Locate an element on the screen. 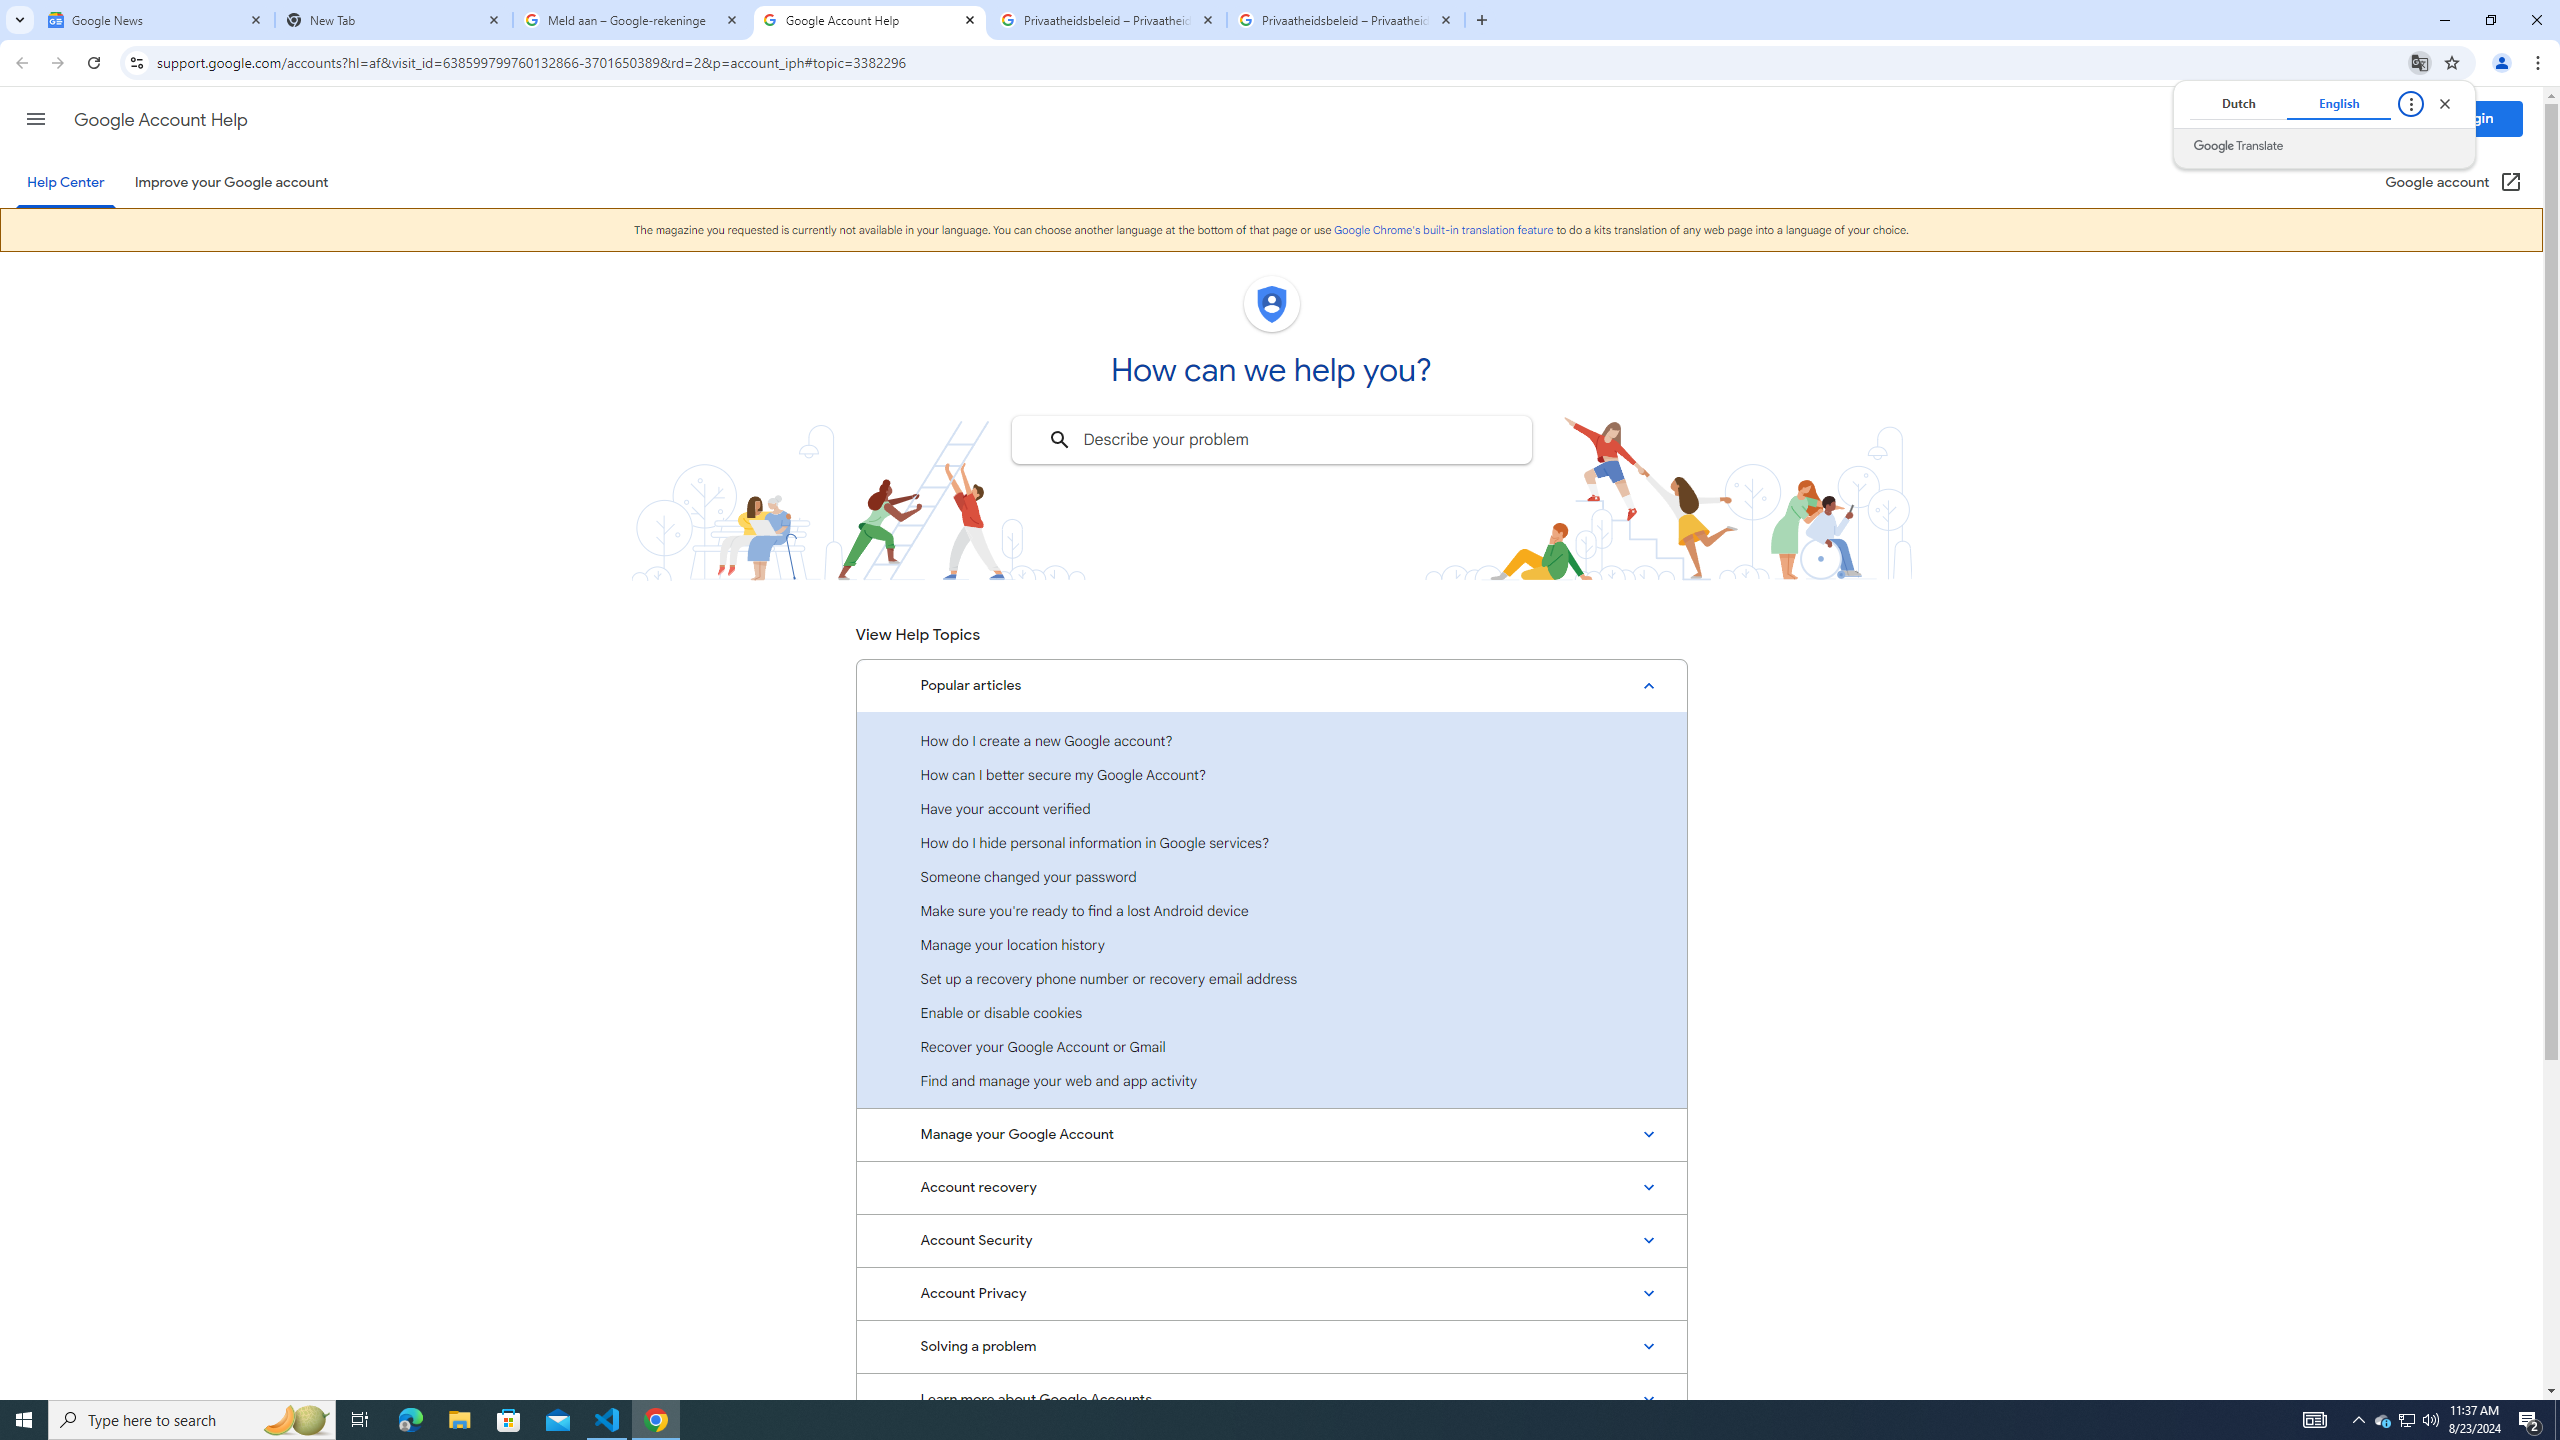 The image size is (2560, 1440). 'User Promoted Notification Area' is located at coordinates (2405, 1418).